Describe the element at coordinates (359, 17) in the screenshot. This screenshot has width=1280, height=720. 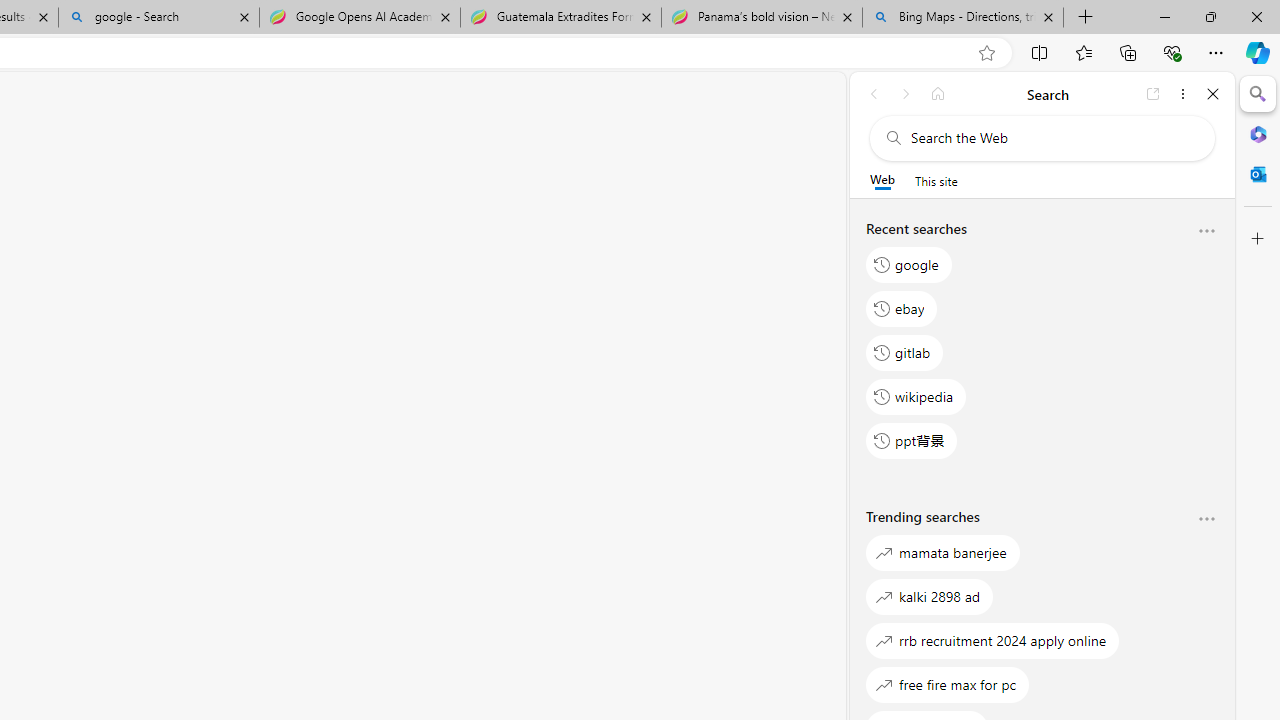
I see `'Google Opens AI Academy for Startups - Nearshore Americas'` at that location.